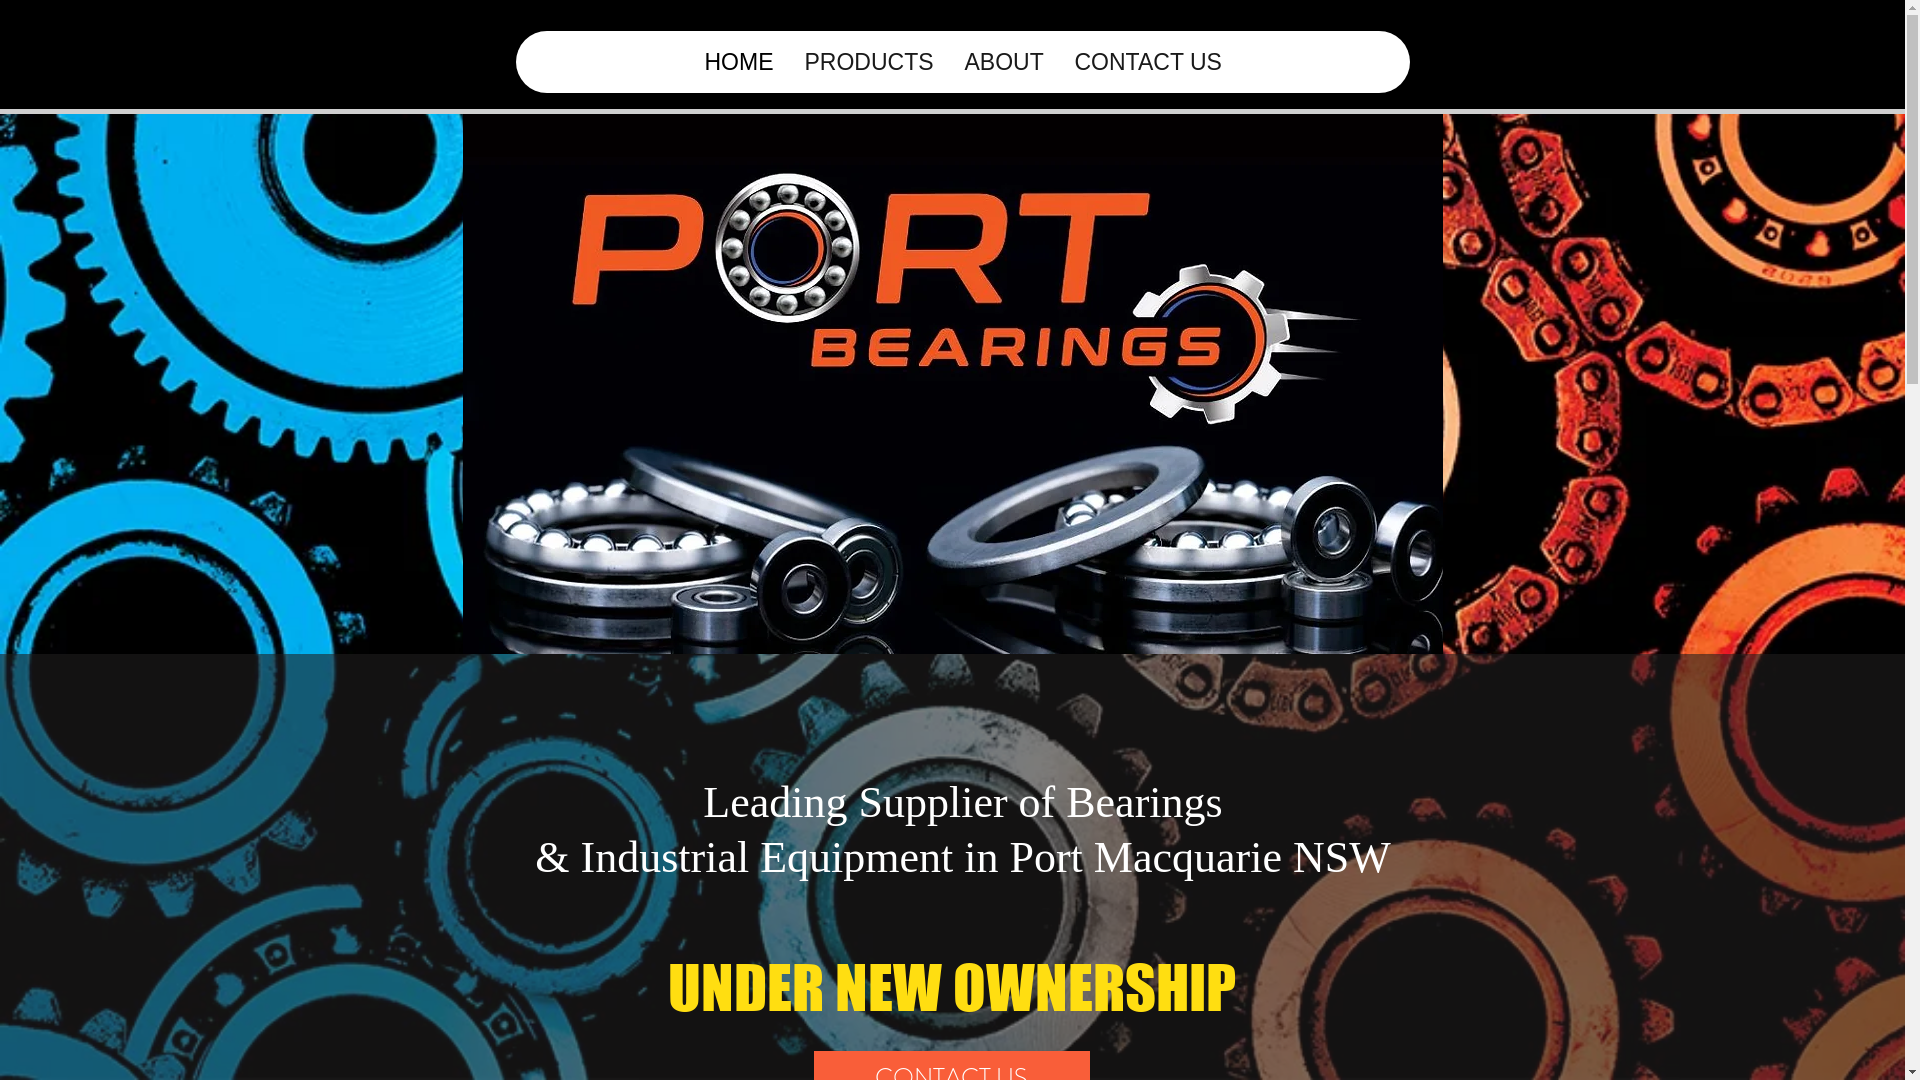  I want to click on 'PRODUCTS', so click(868, 60).